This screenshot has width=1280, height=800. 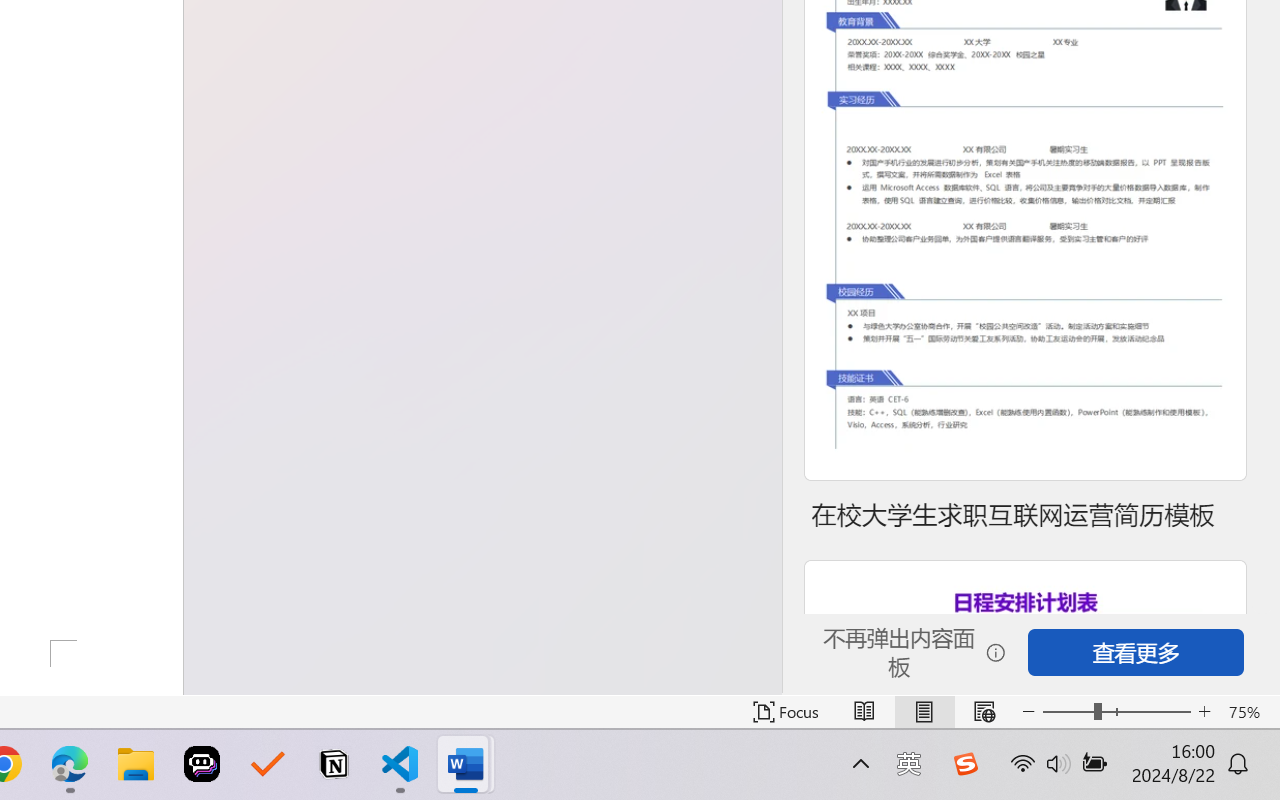 What do you see at coordinates (984, 711) in the screenshot?
I see `'Web Layout'` at bounding box center [984, 711].